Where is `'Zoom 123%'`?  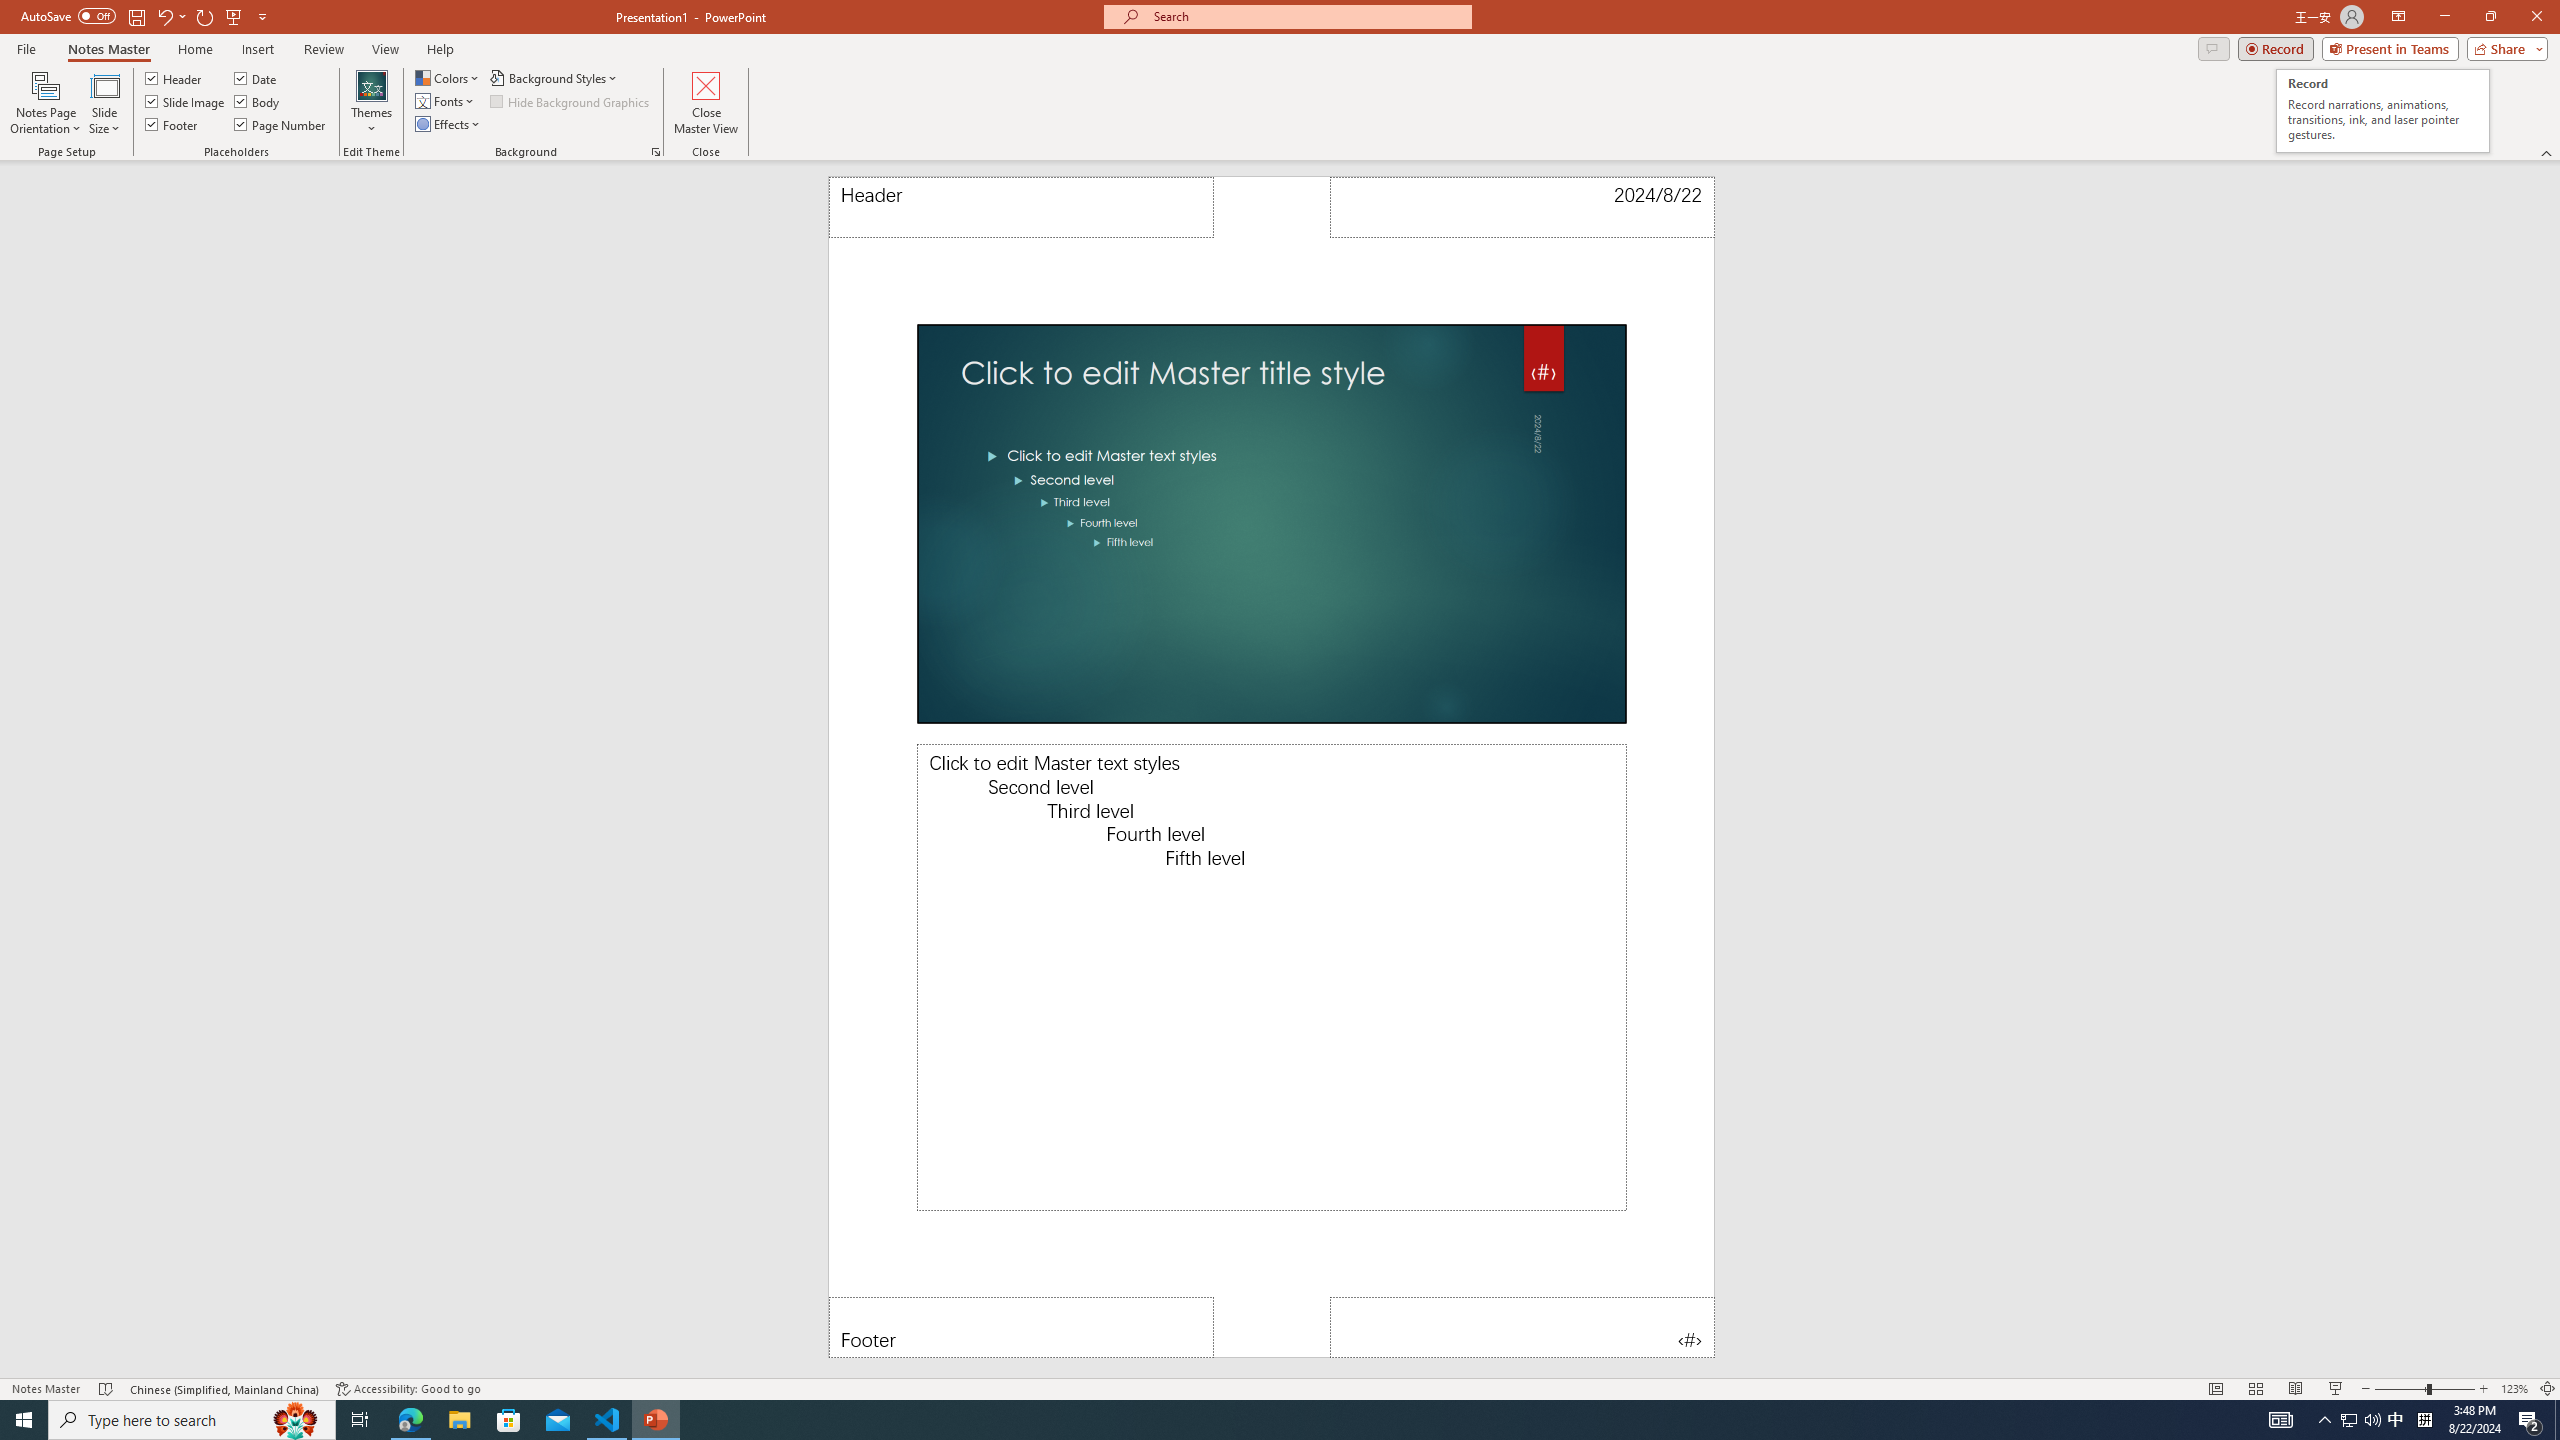 'Zoom 123%' is located at coordinates (2515, 1389).